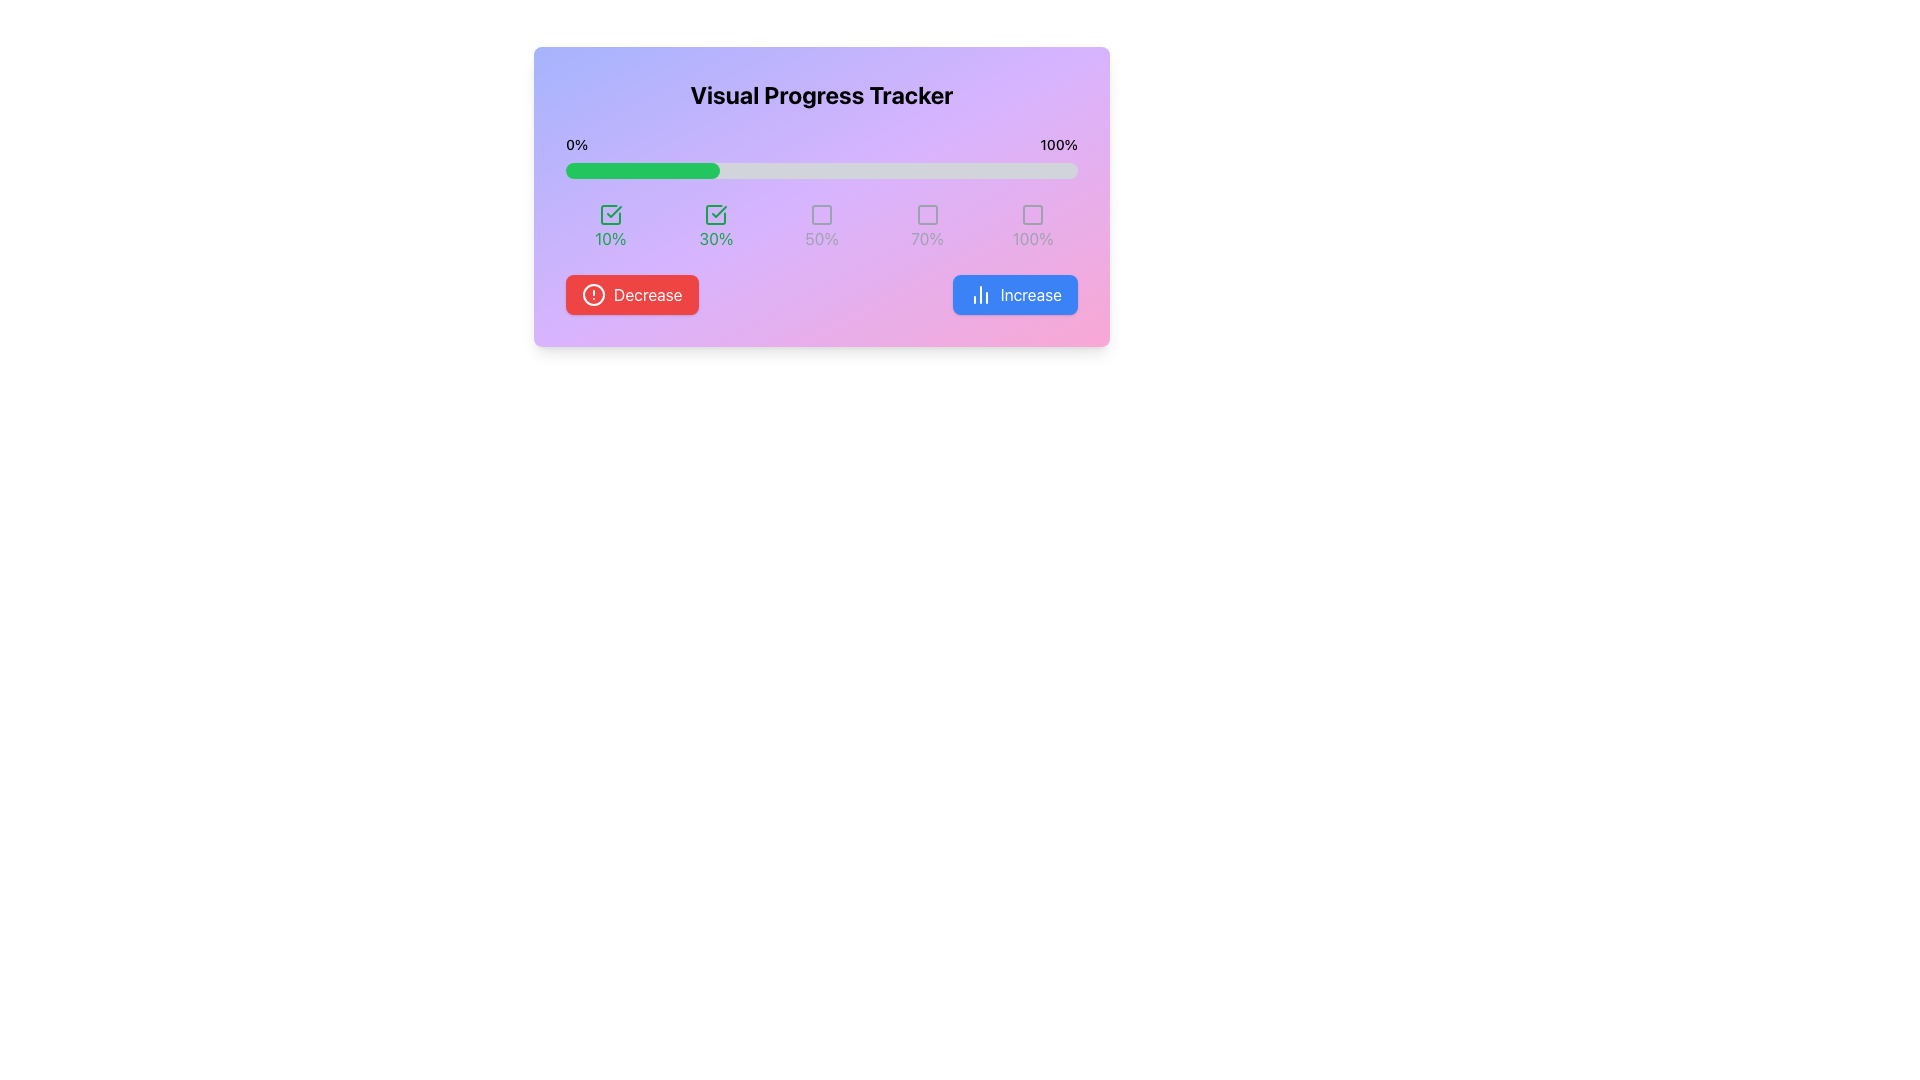  I want to click on the text label indicating a 10% progress level, which is positioned beneath the progress bar and is associated with a checkmark icon, so click(609, 238).